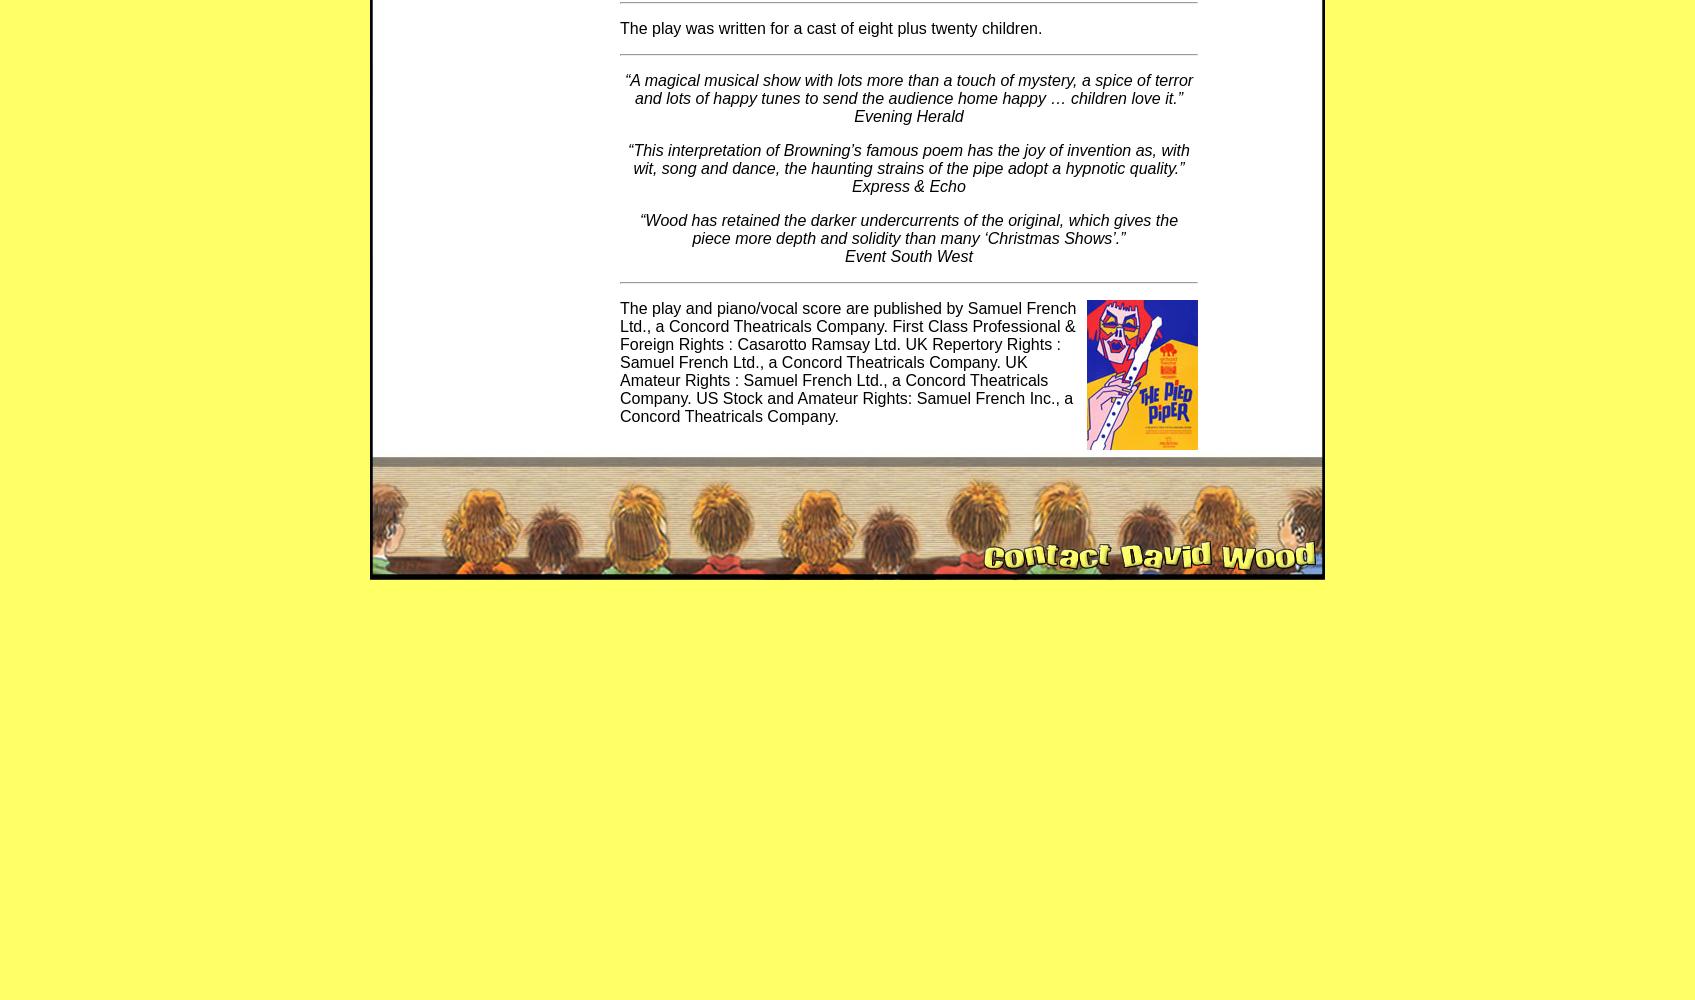  I want to click on 'Express & Echo', so click(907, 186).